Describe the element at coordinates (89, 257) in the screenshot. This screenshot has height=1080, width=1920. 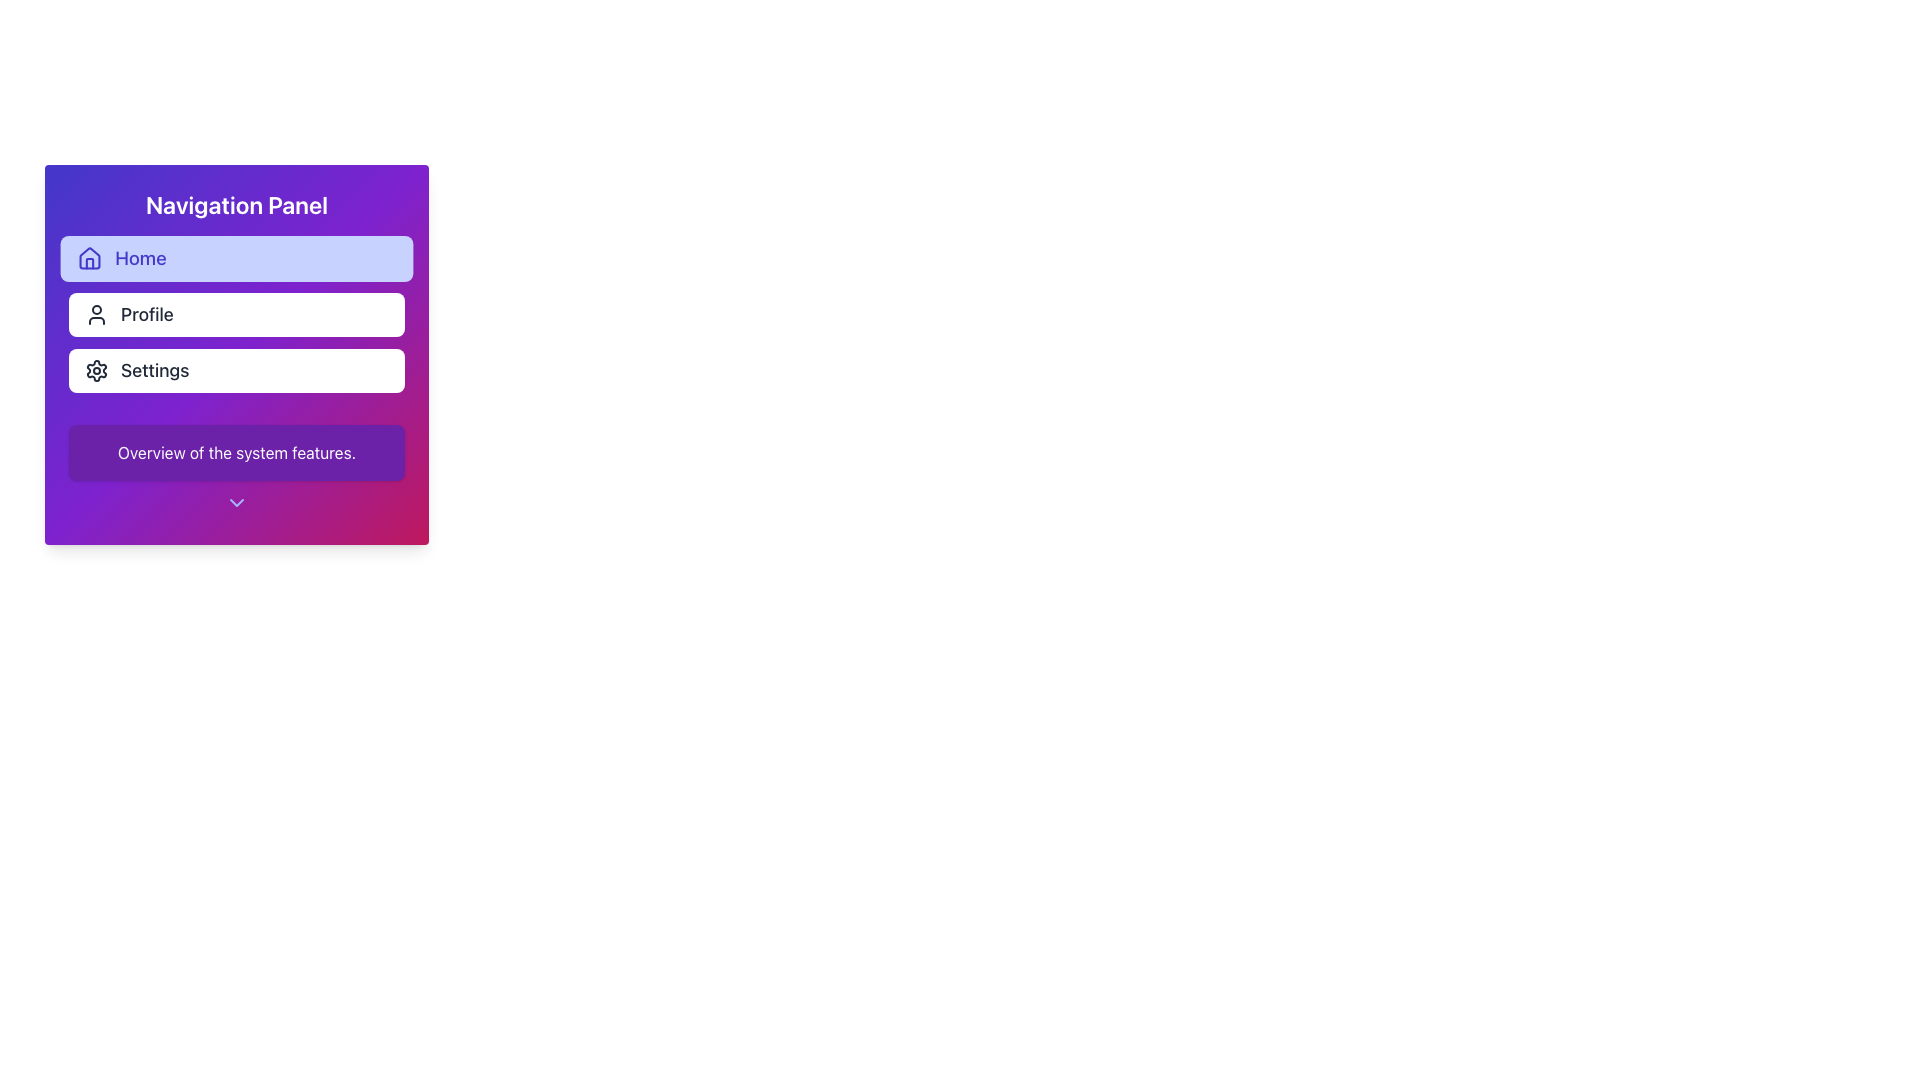
I see `the house-shaped icon located to the left of the 'Home' text in the navigation panel` at that location.